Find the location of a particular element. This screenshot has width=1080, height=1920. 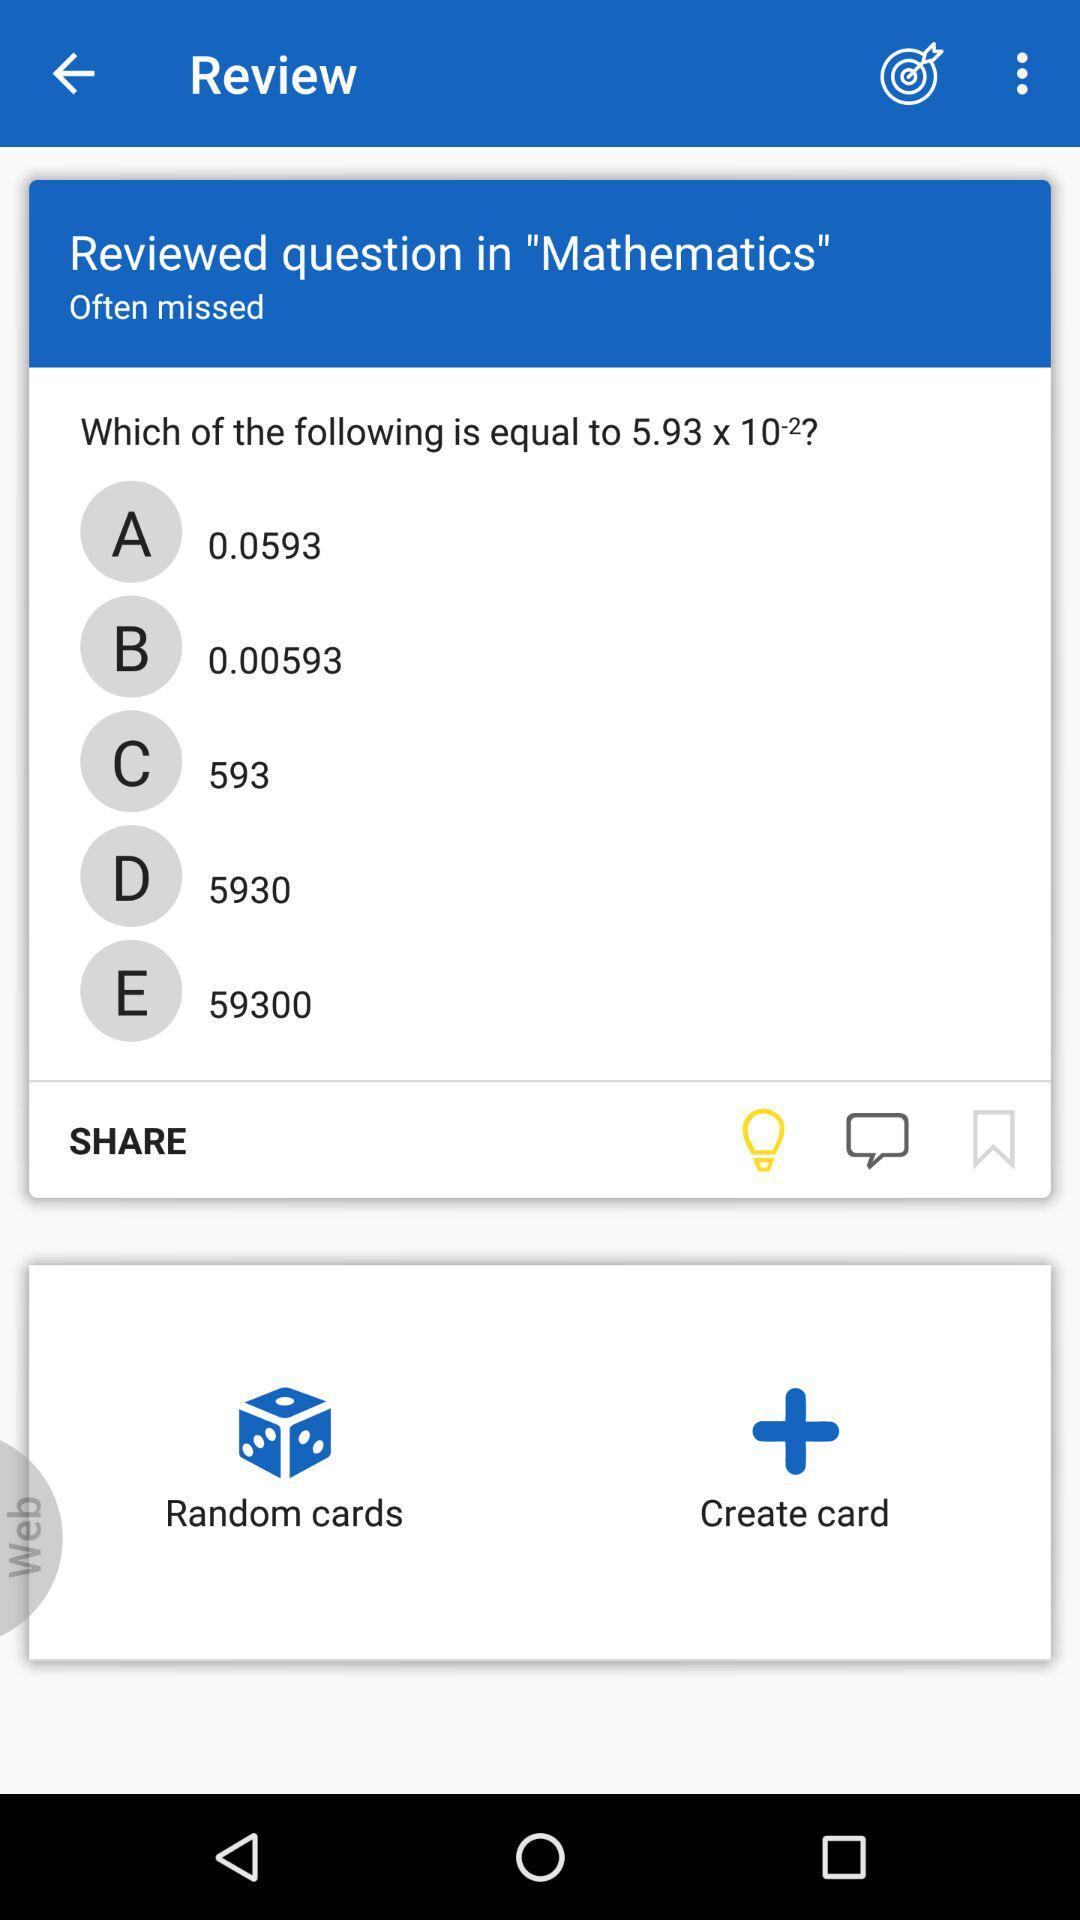

open sidebar is located at coordinates (31, 1537).